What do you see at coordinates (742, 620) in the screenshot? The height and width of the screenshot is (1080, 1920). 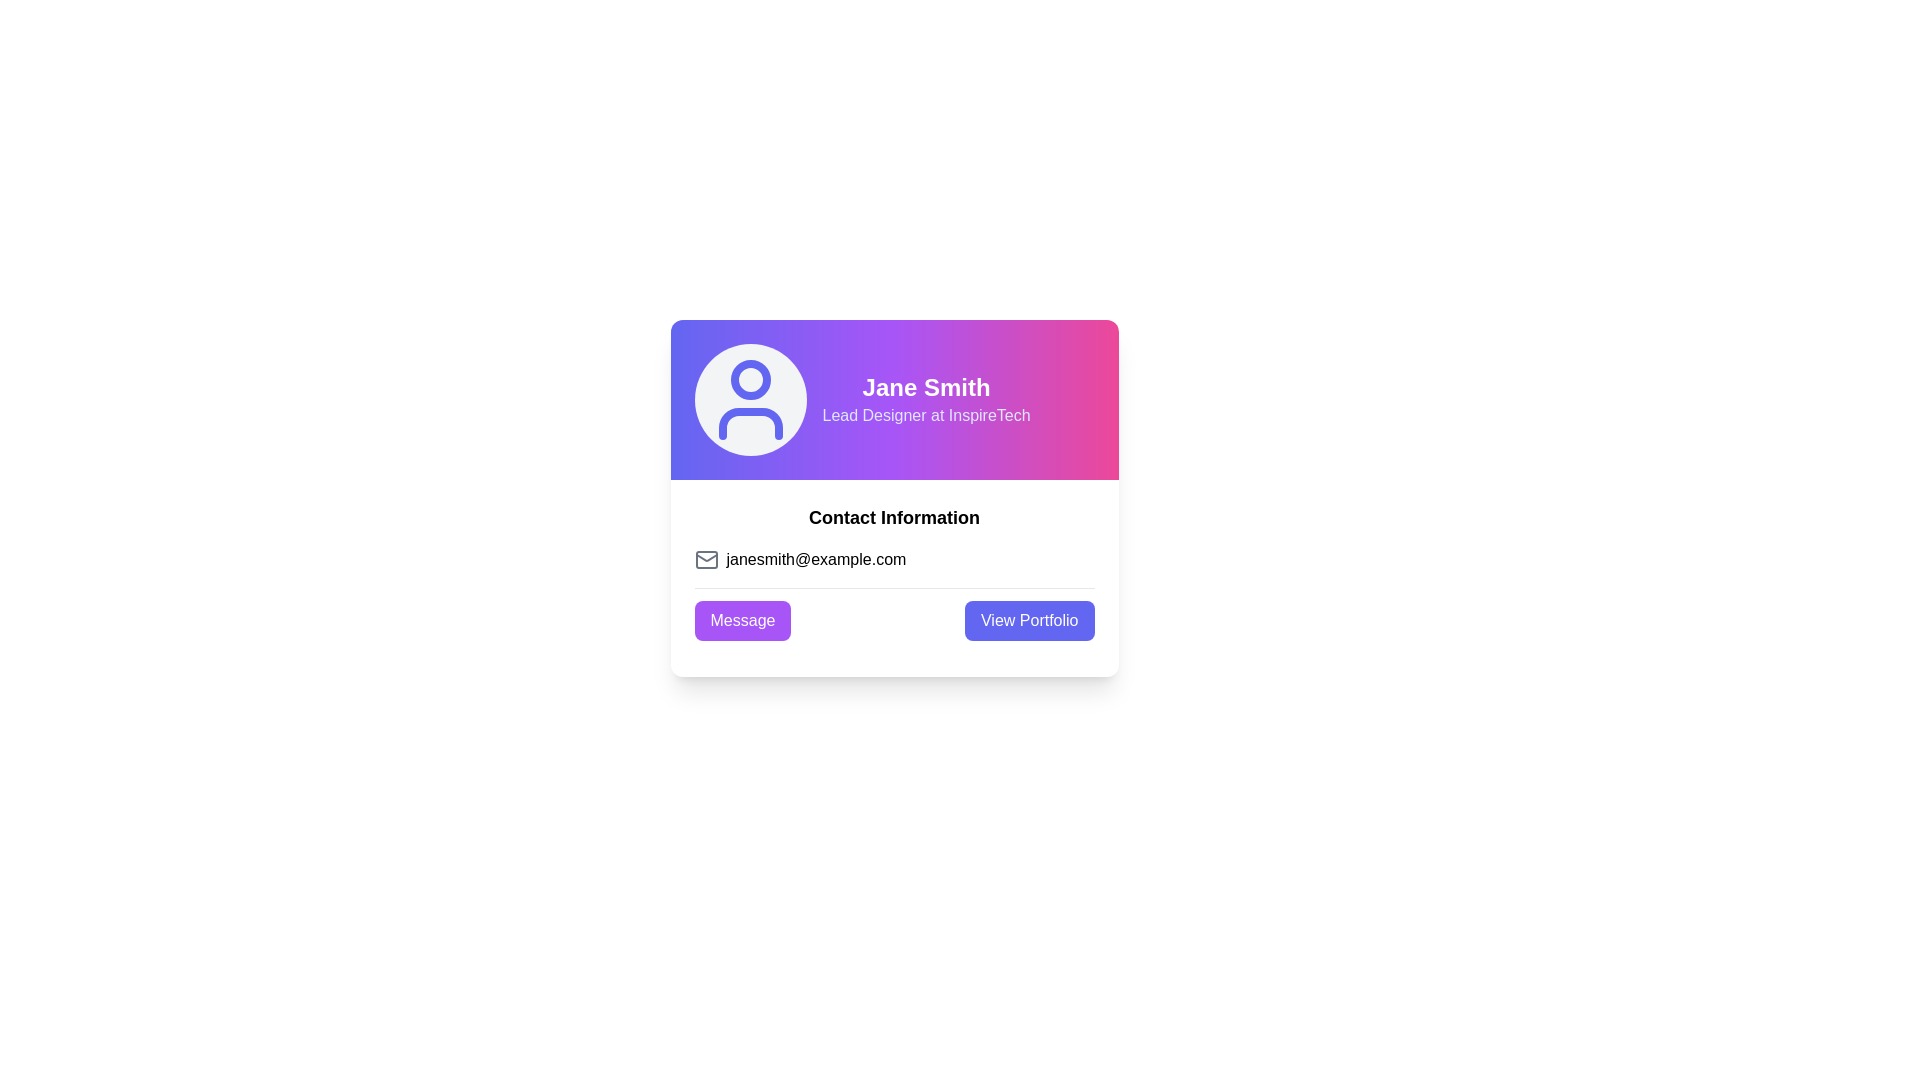 I see `the rectangular purple button labeled 'Message' located in the 'Contact Information' section` at bounding box center [742, 620].